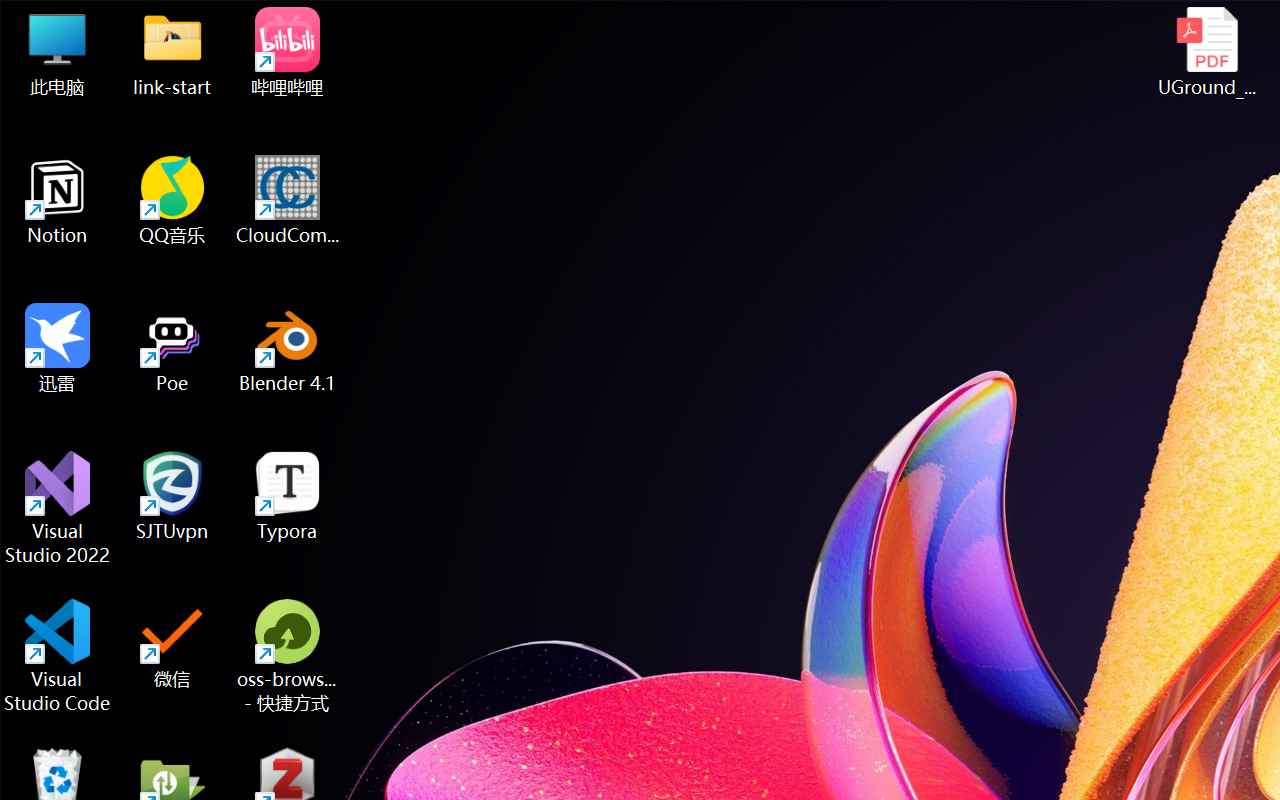 This screenshot has height=800, width=1280. I want to click on 'Blender 4.1', so click(287, 348).